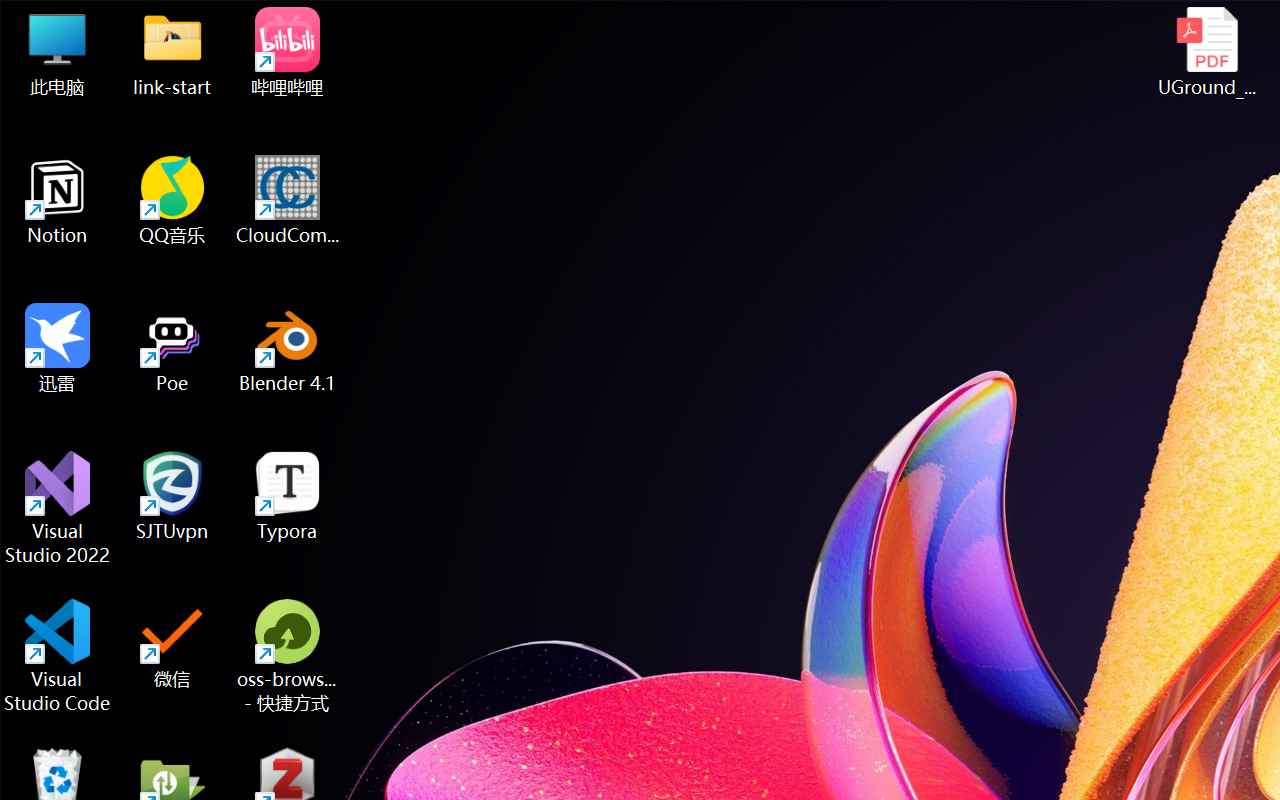 This screenshot has height=800, width=1280. I want to click on 'Blender 4.1', so click(287, 348).